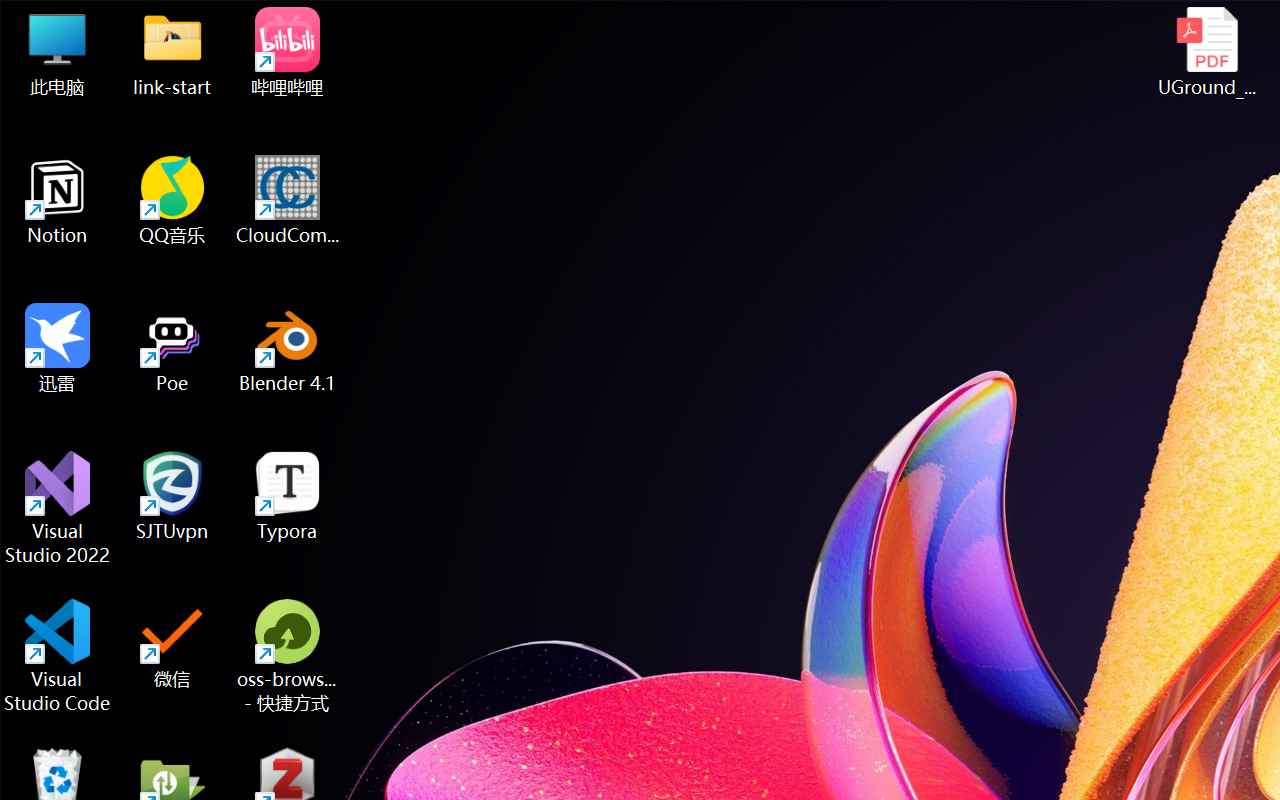 This screenshot has height=800, width=1280. I want to click on 'Blender 4.1', so click(287, 348).